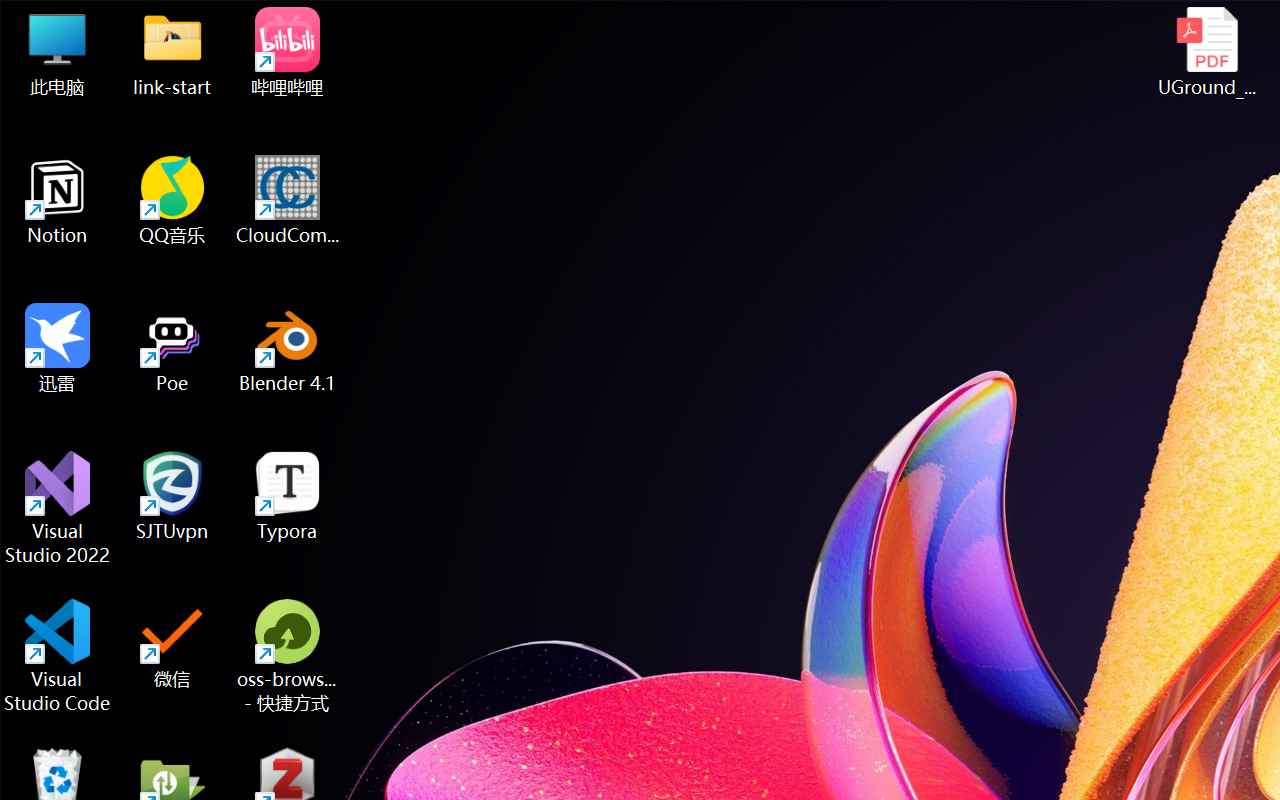 This screenshot has height=800, width=1280. I want to click on 'Blender 4.1', so click(287, 348).